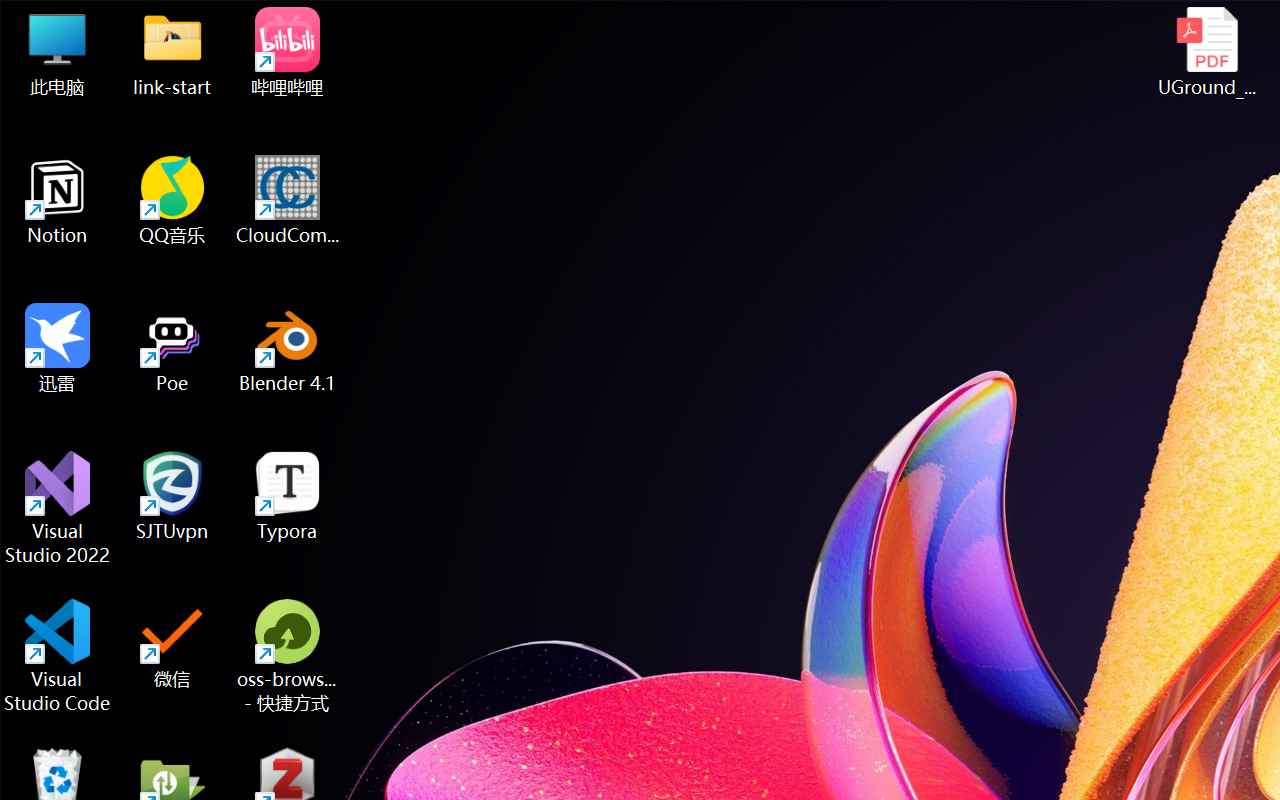 This screenshot has height=800, width=1280. I want to click on 'Blender 4.1', so click(287, 348).